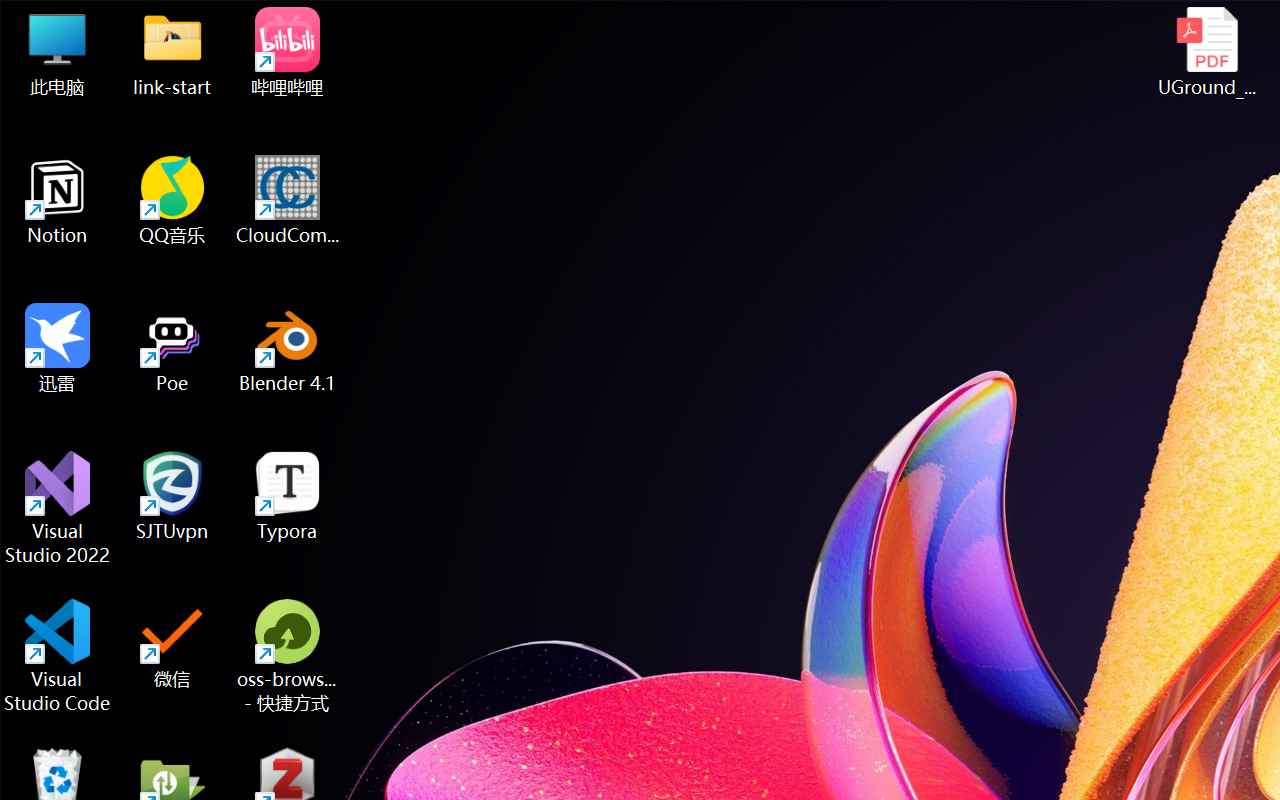 This screenshot has height=800, width=1280. I want to click on 'Blender 4.1', so click(287, 348).